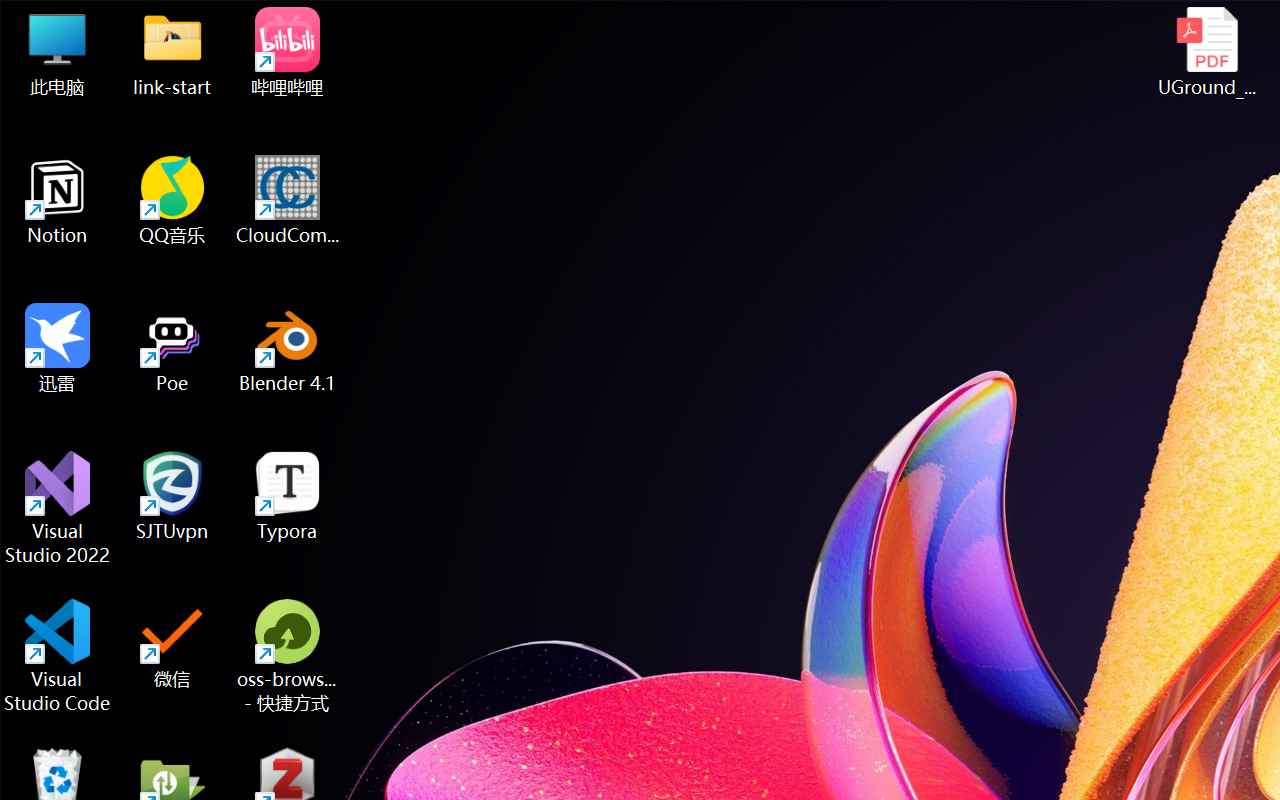 This screenshot has height=800, width=1280. I want to click on 'Blender 4.1', so click(287, 348).